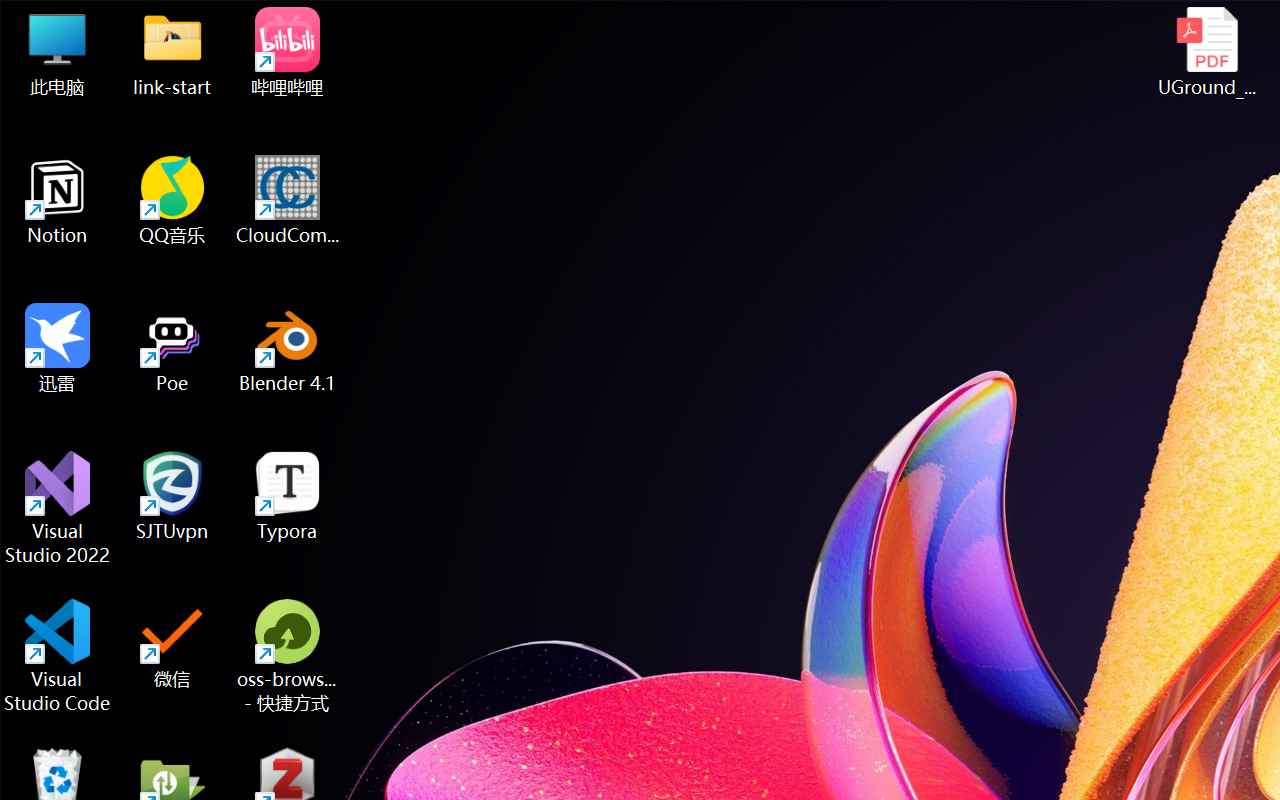 This screenshot has height=800, width=1280. I want to click on 'Blender 4.1', so click(287, 348).